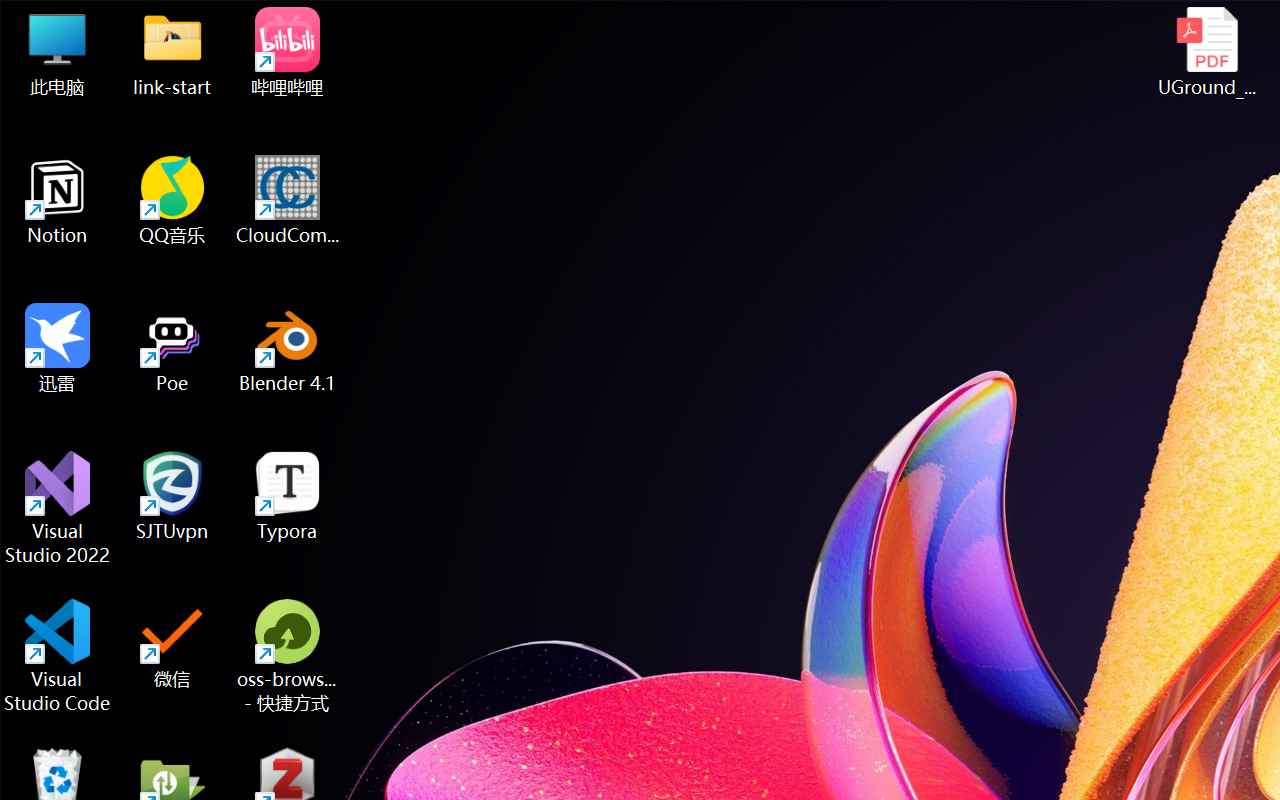 This screenshot has height=800, width=1280. I want to click on 'Blender 4.1', so click(287, 348).